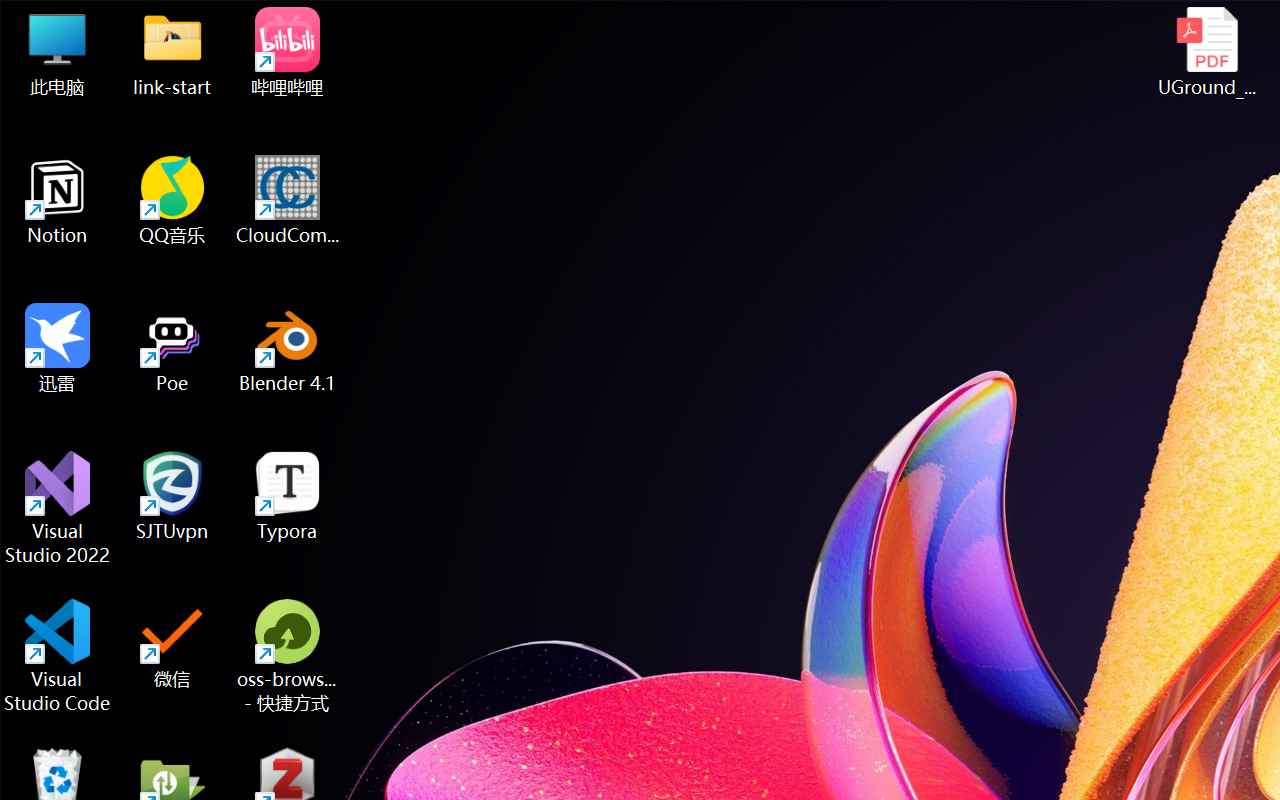 This screenshot has height=800, width=1280. I want to click on 'Blender 4.1', so click(287, 348).